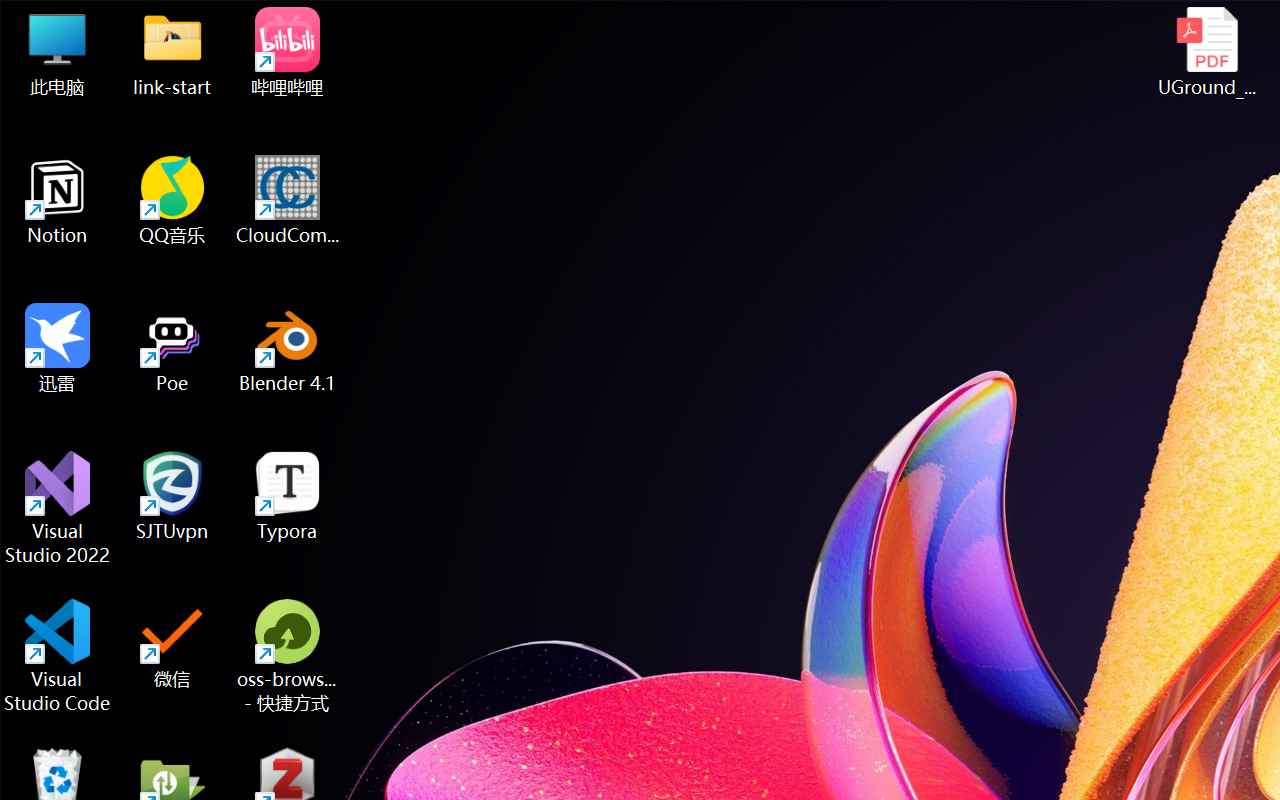 This screenshot has height=800, width=1280. I want to click on 'Blender 4.1', so click(287, 348).